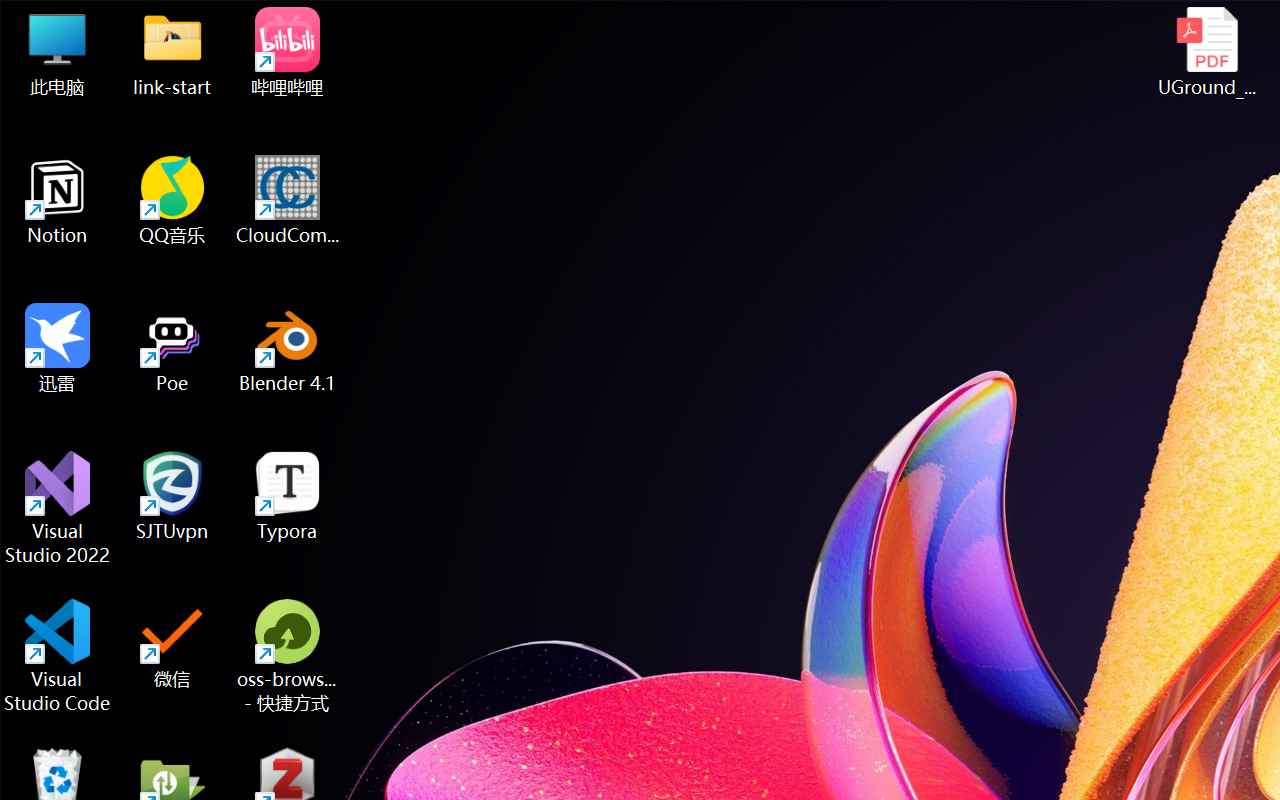 This screenshot has height=800, width=1280. I want to click on 'Blender 4.1', so click(287, 348).